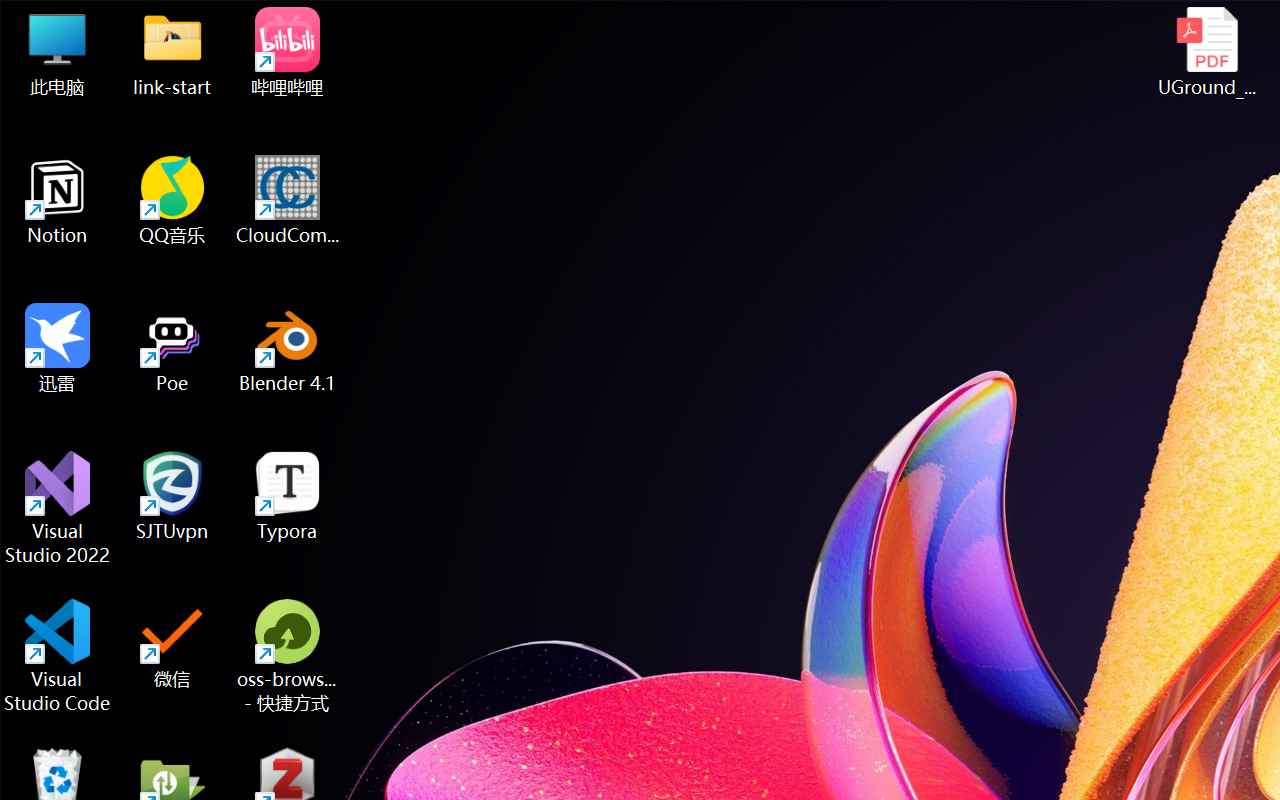 This screenshot has height=800, width=1280. I want to click on 'Blender 4.1', so click(287, 348).